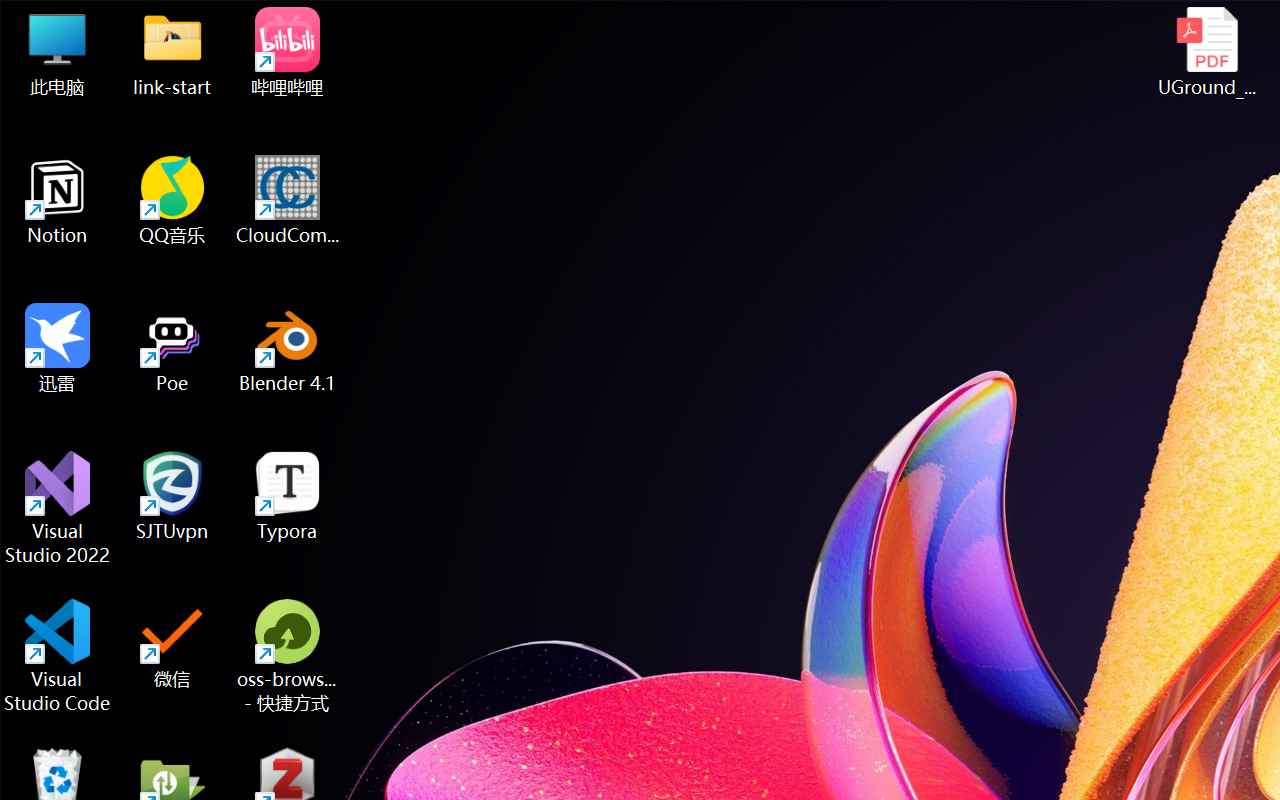 This screenshot has height=800, width=1280. I want to click on 'Blender 4.1', so click(287, 348).